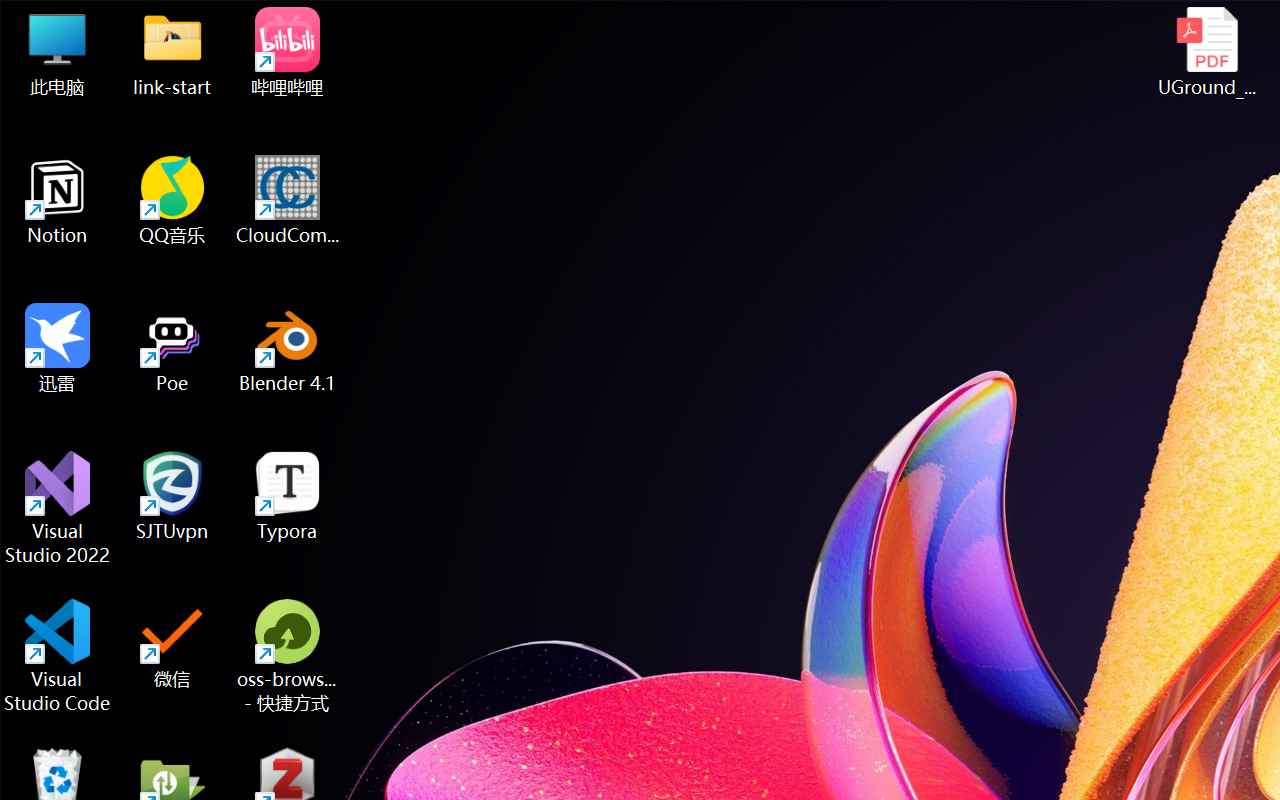 This screenshot has height=800, width=1280. I want to click on 'Blender 4.1', so click(287, 348).